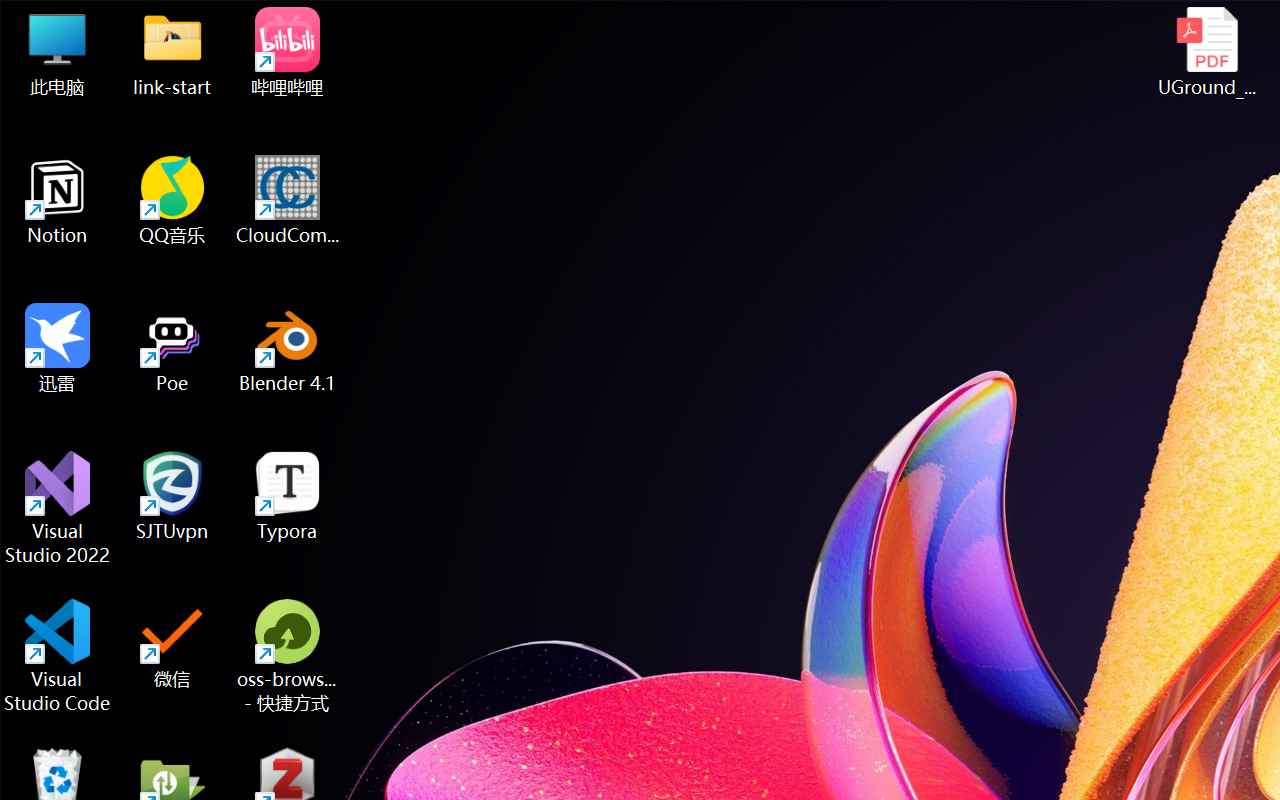 This screenshot has height=800, width=1280. I want to click on 'Blender 4.1', so click(287, 348).